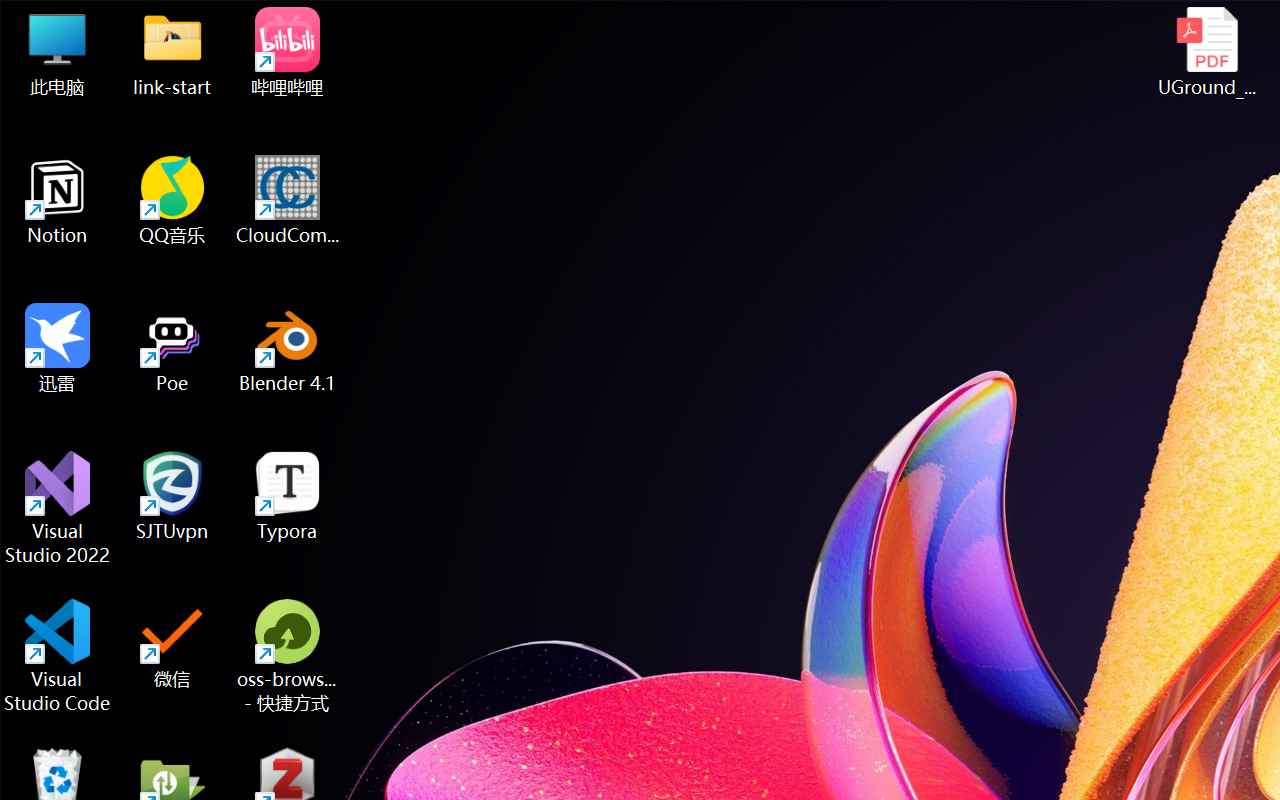 This screenshot has height=800, width=1280. I want to click on 'Blender 4.1', so click(287, 348).